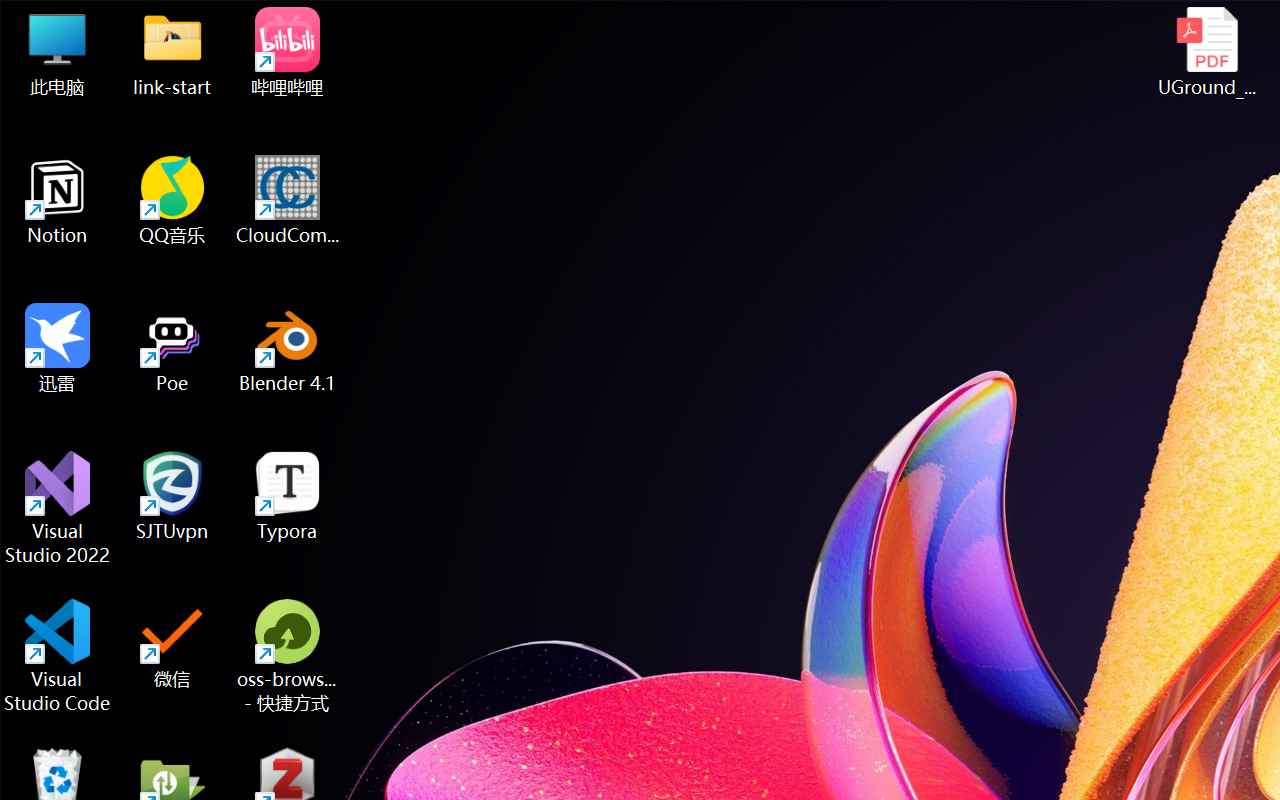 This screenshot has height=800, width=1280. I want to click on 'Blender 4.1', so click(287, 348).